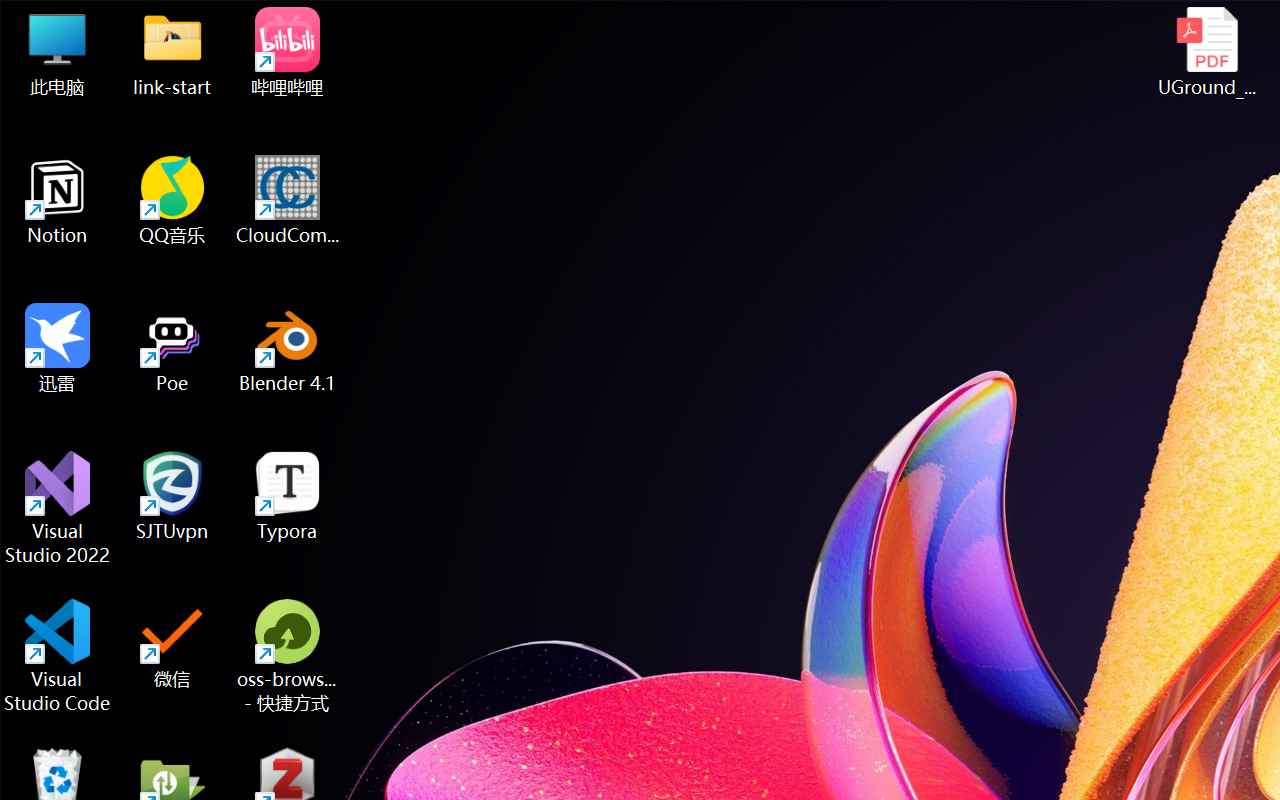 This screenshot has height=800, width=1280. I want to click on 'Blender 4.1', so click(287, 348).